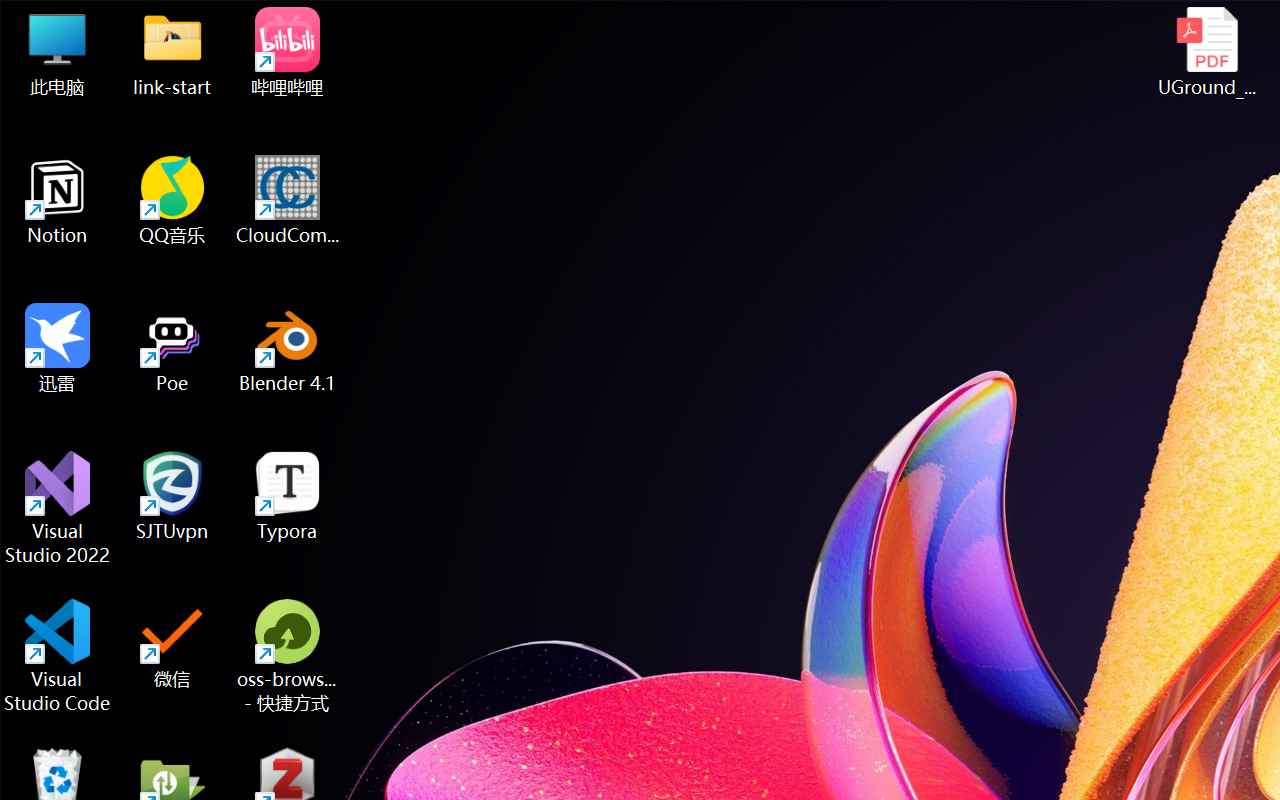 This screenshot has height=800, width=1280. I want to click on 'Blender 4.1', so click(287, 348).